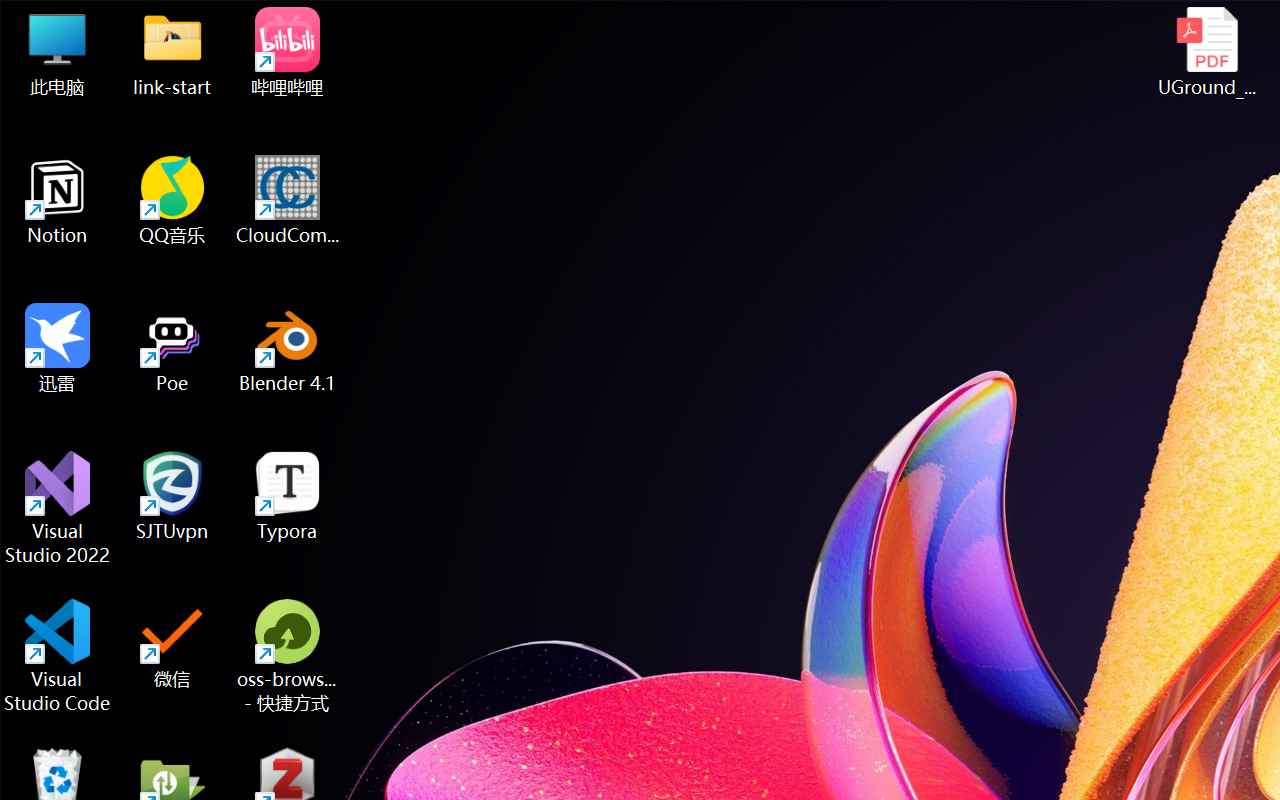 This screenshot has height=800, width=1280. I want to click on 'Blender 4.1', so click(287, 348).